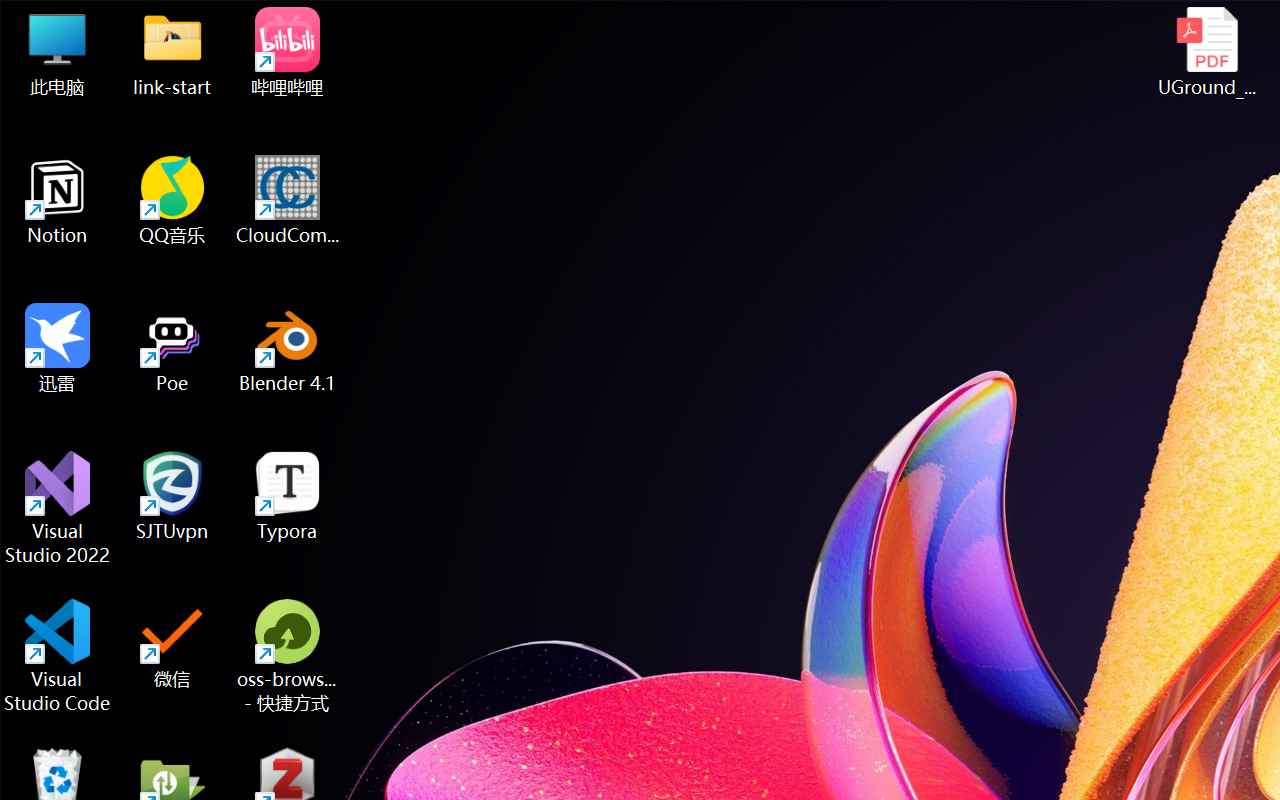 This screenshot has height=800, width=1280. I want to click on 'Blender 4.1', so click(287, 348).